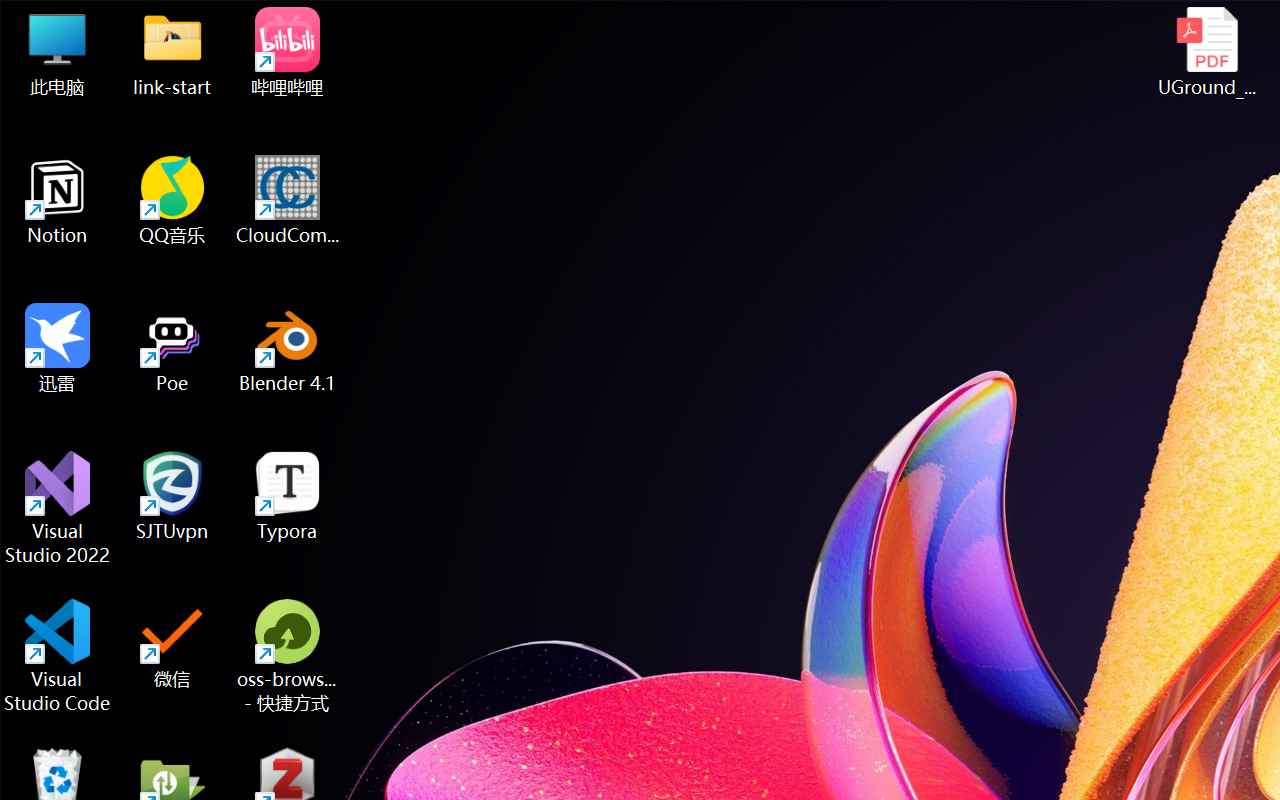 This screenshot has height=800, width=1280. I want to click on 'Blender 4.1', so click(287, 348).